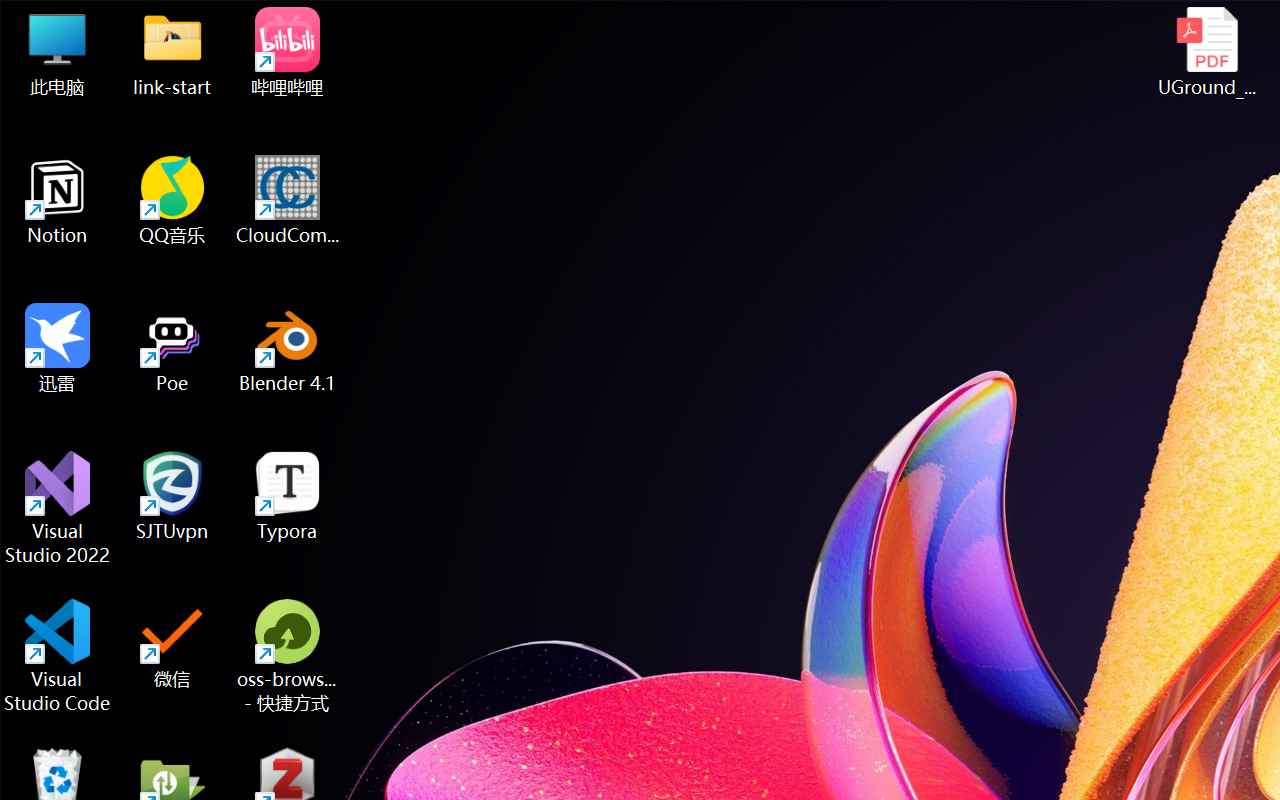 This screenshot has height=800, width=1280. I want to click on 'Blender 4.1', so click(287, 348).